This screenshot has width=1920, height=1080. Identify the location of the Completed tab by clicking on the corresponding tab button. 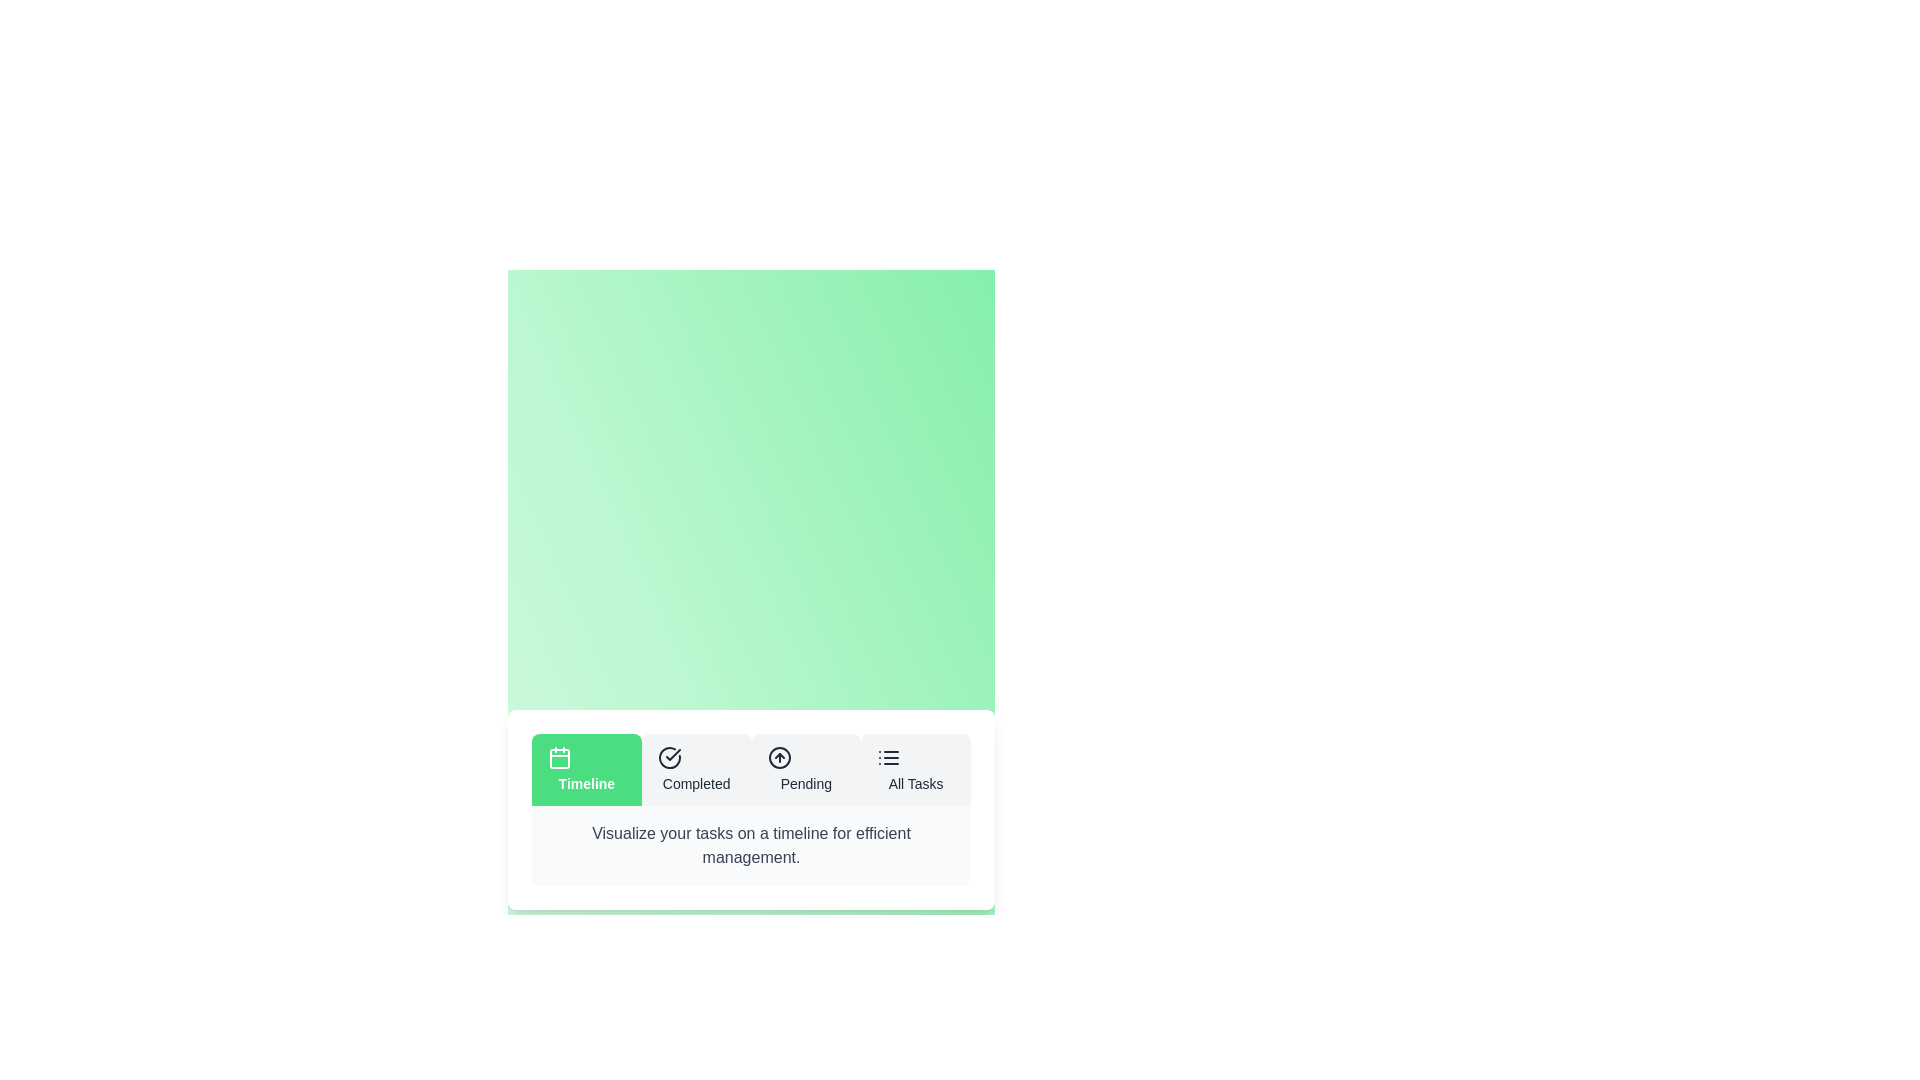
(696, 769).